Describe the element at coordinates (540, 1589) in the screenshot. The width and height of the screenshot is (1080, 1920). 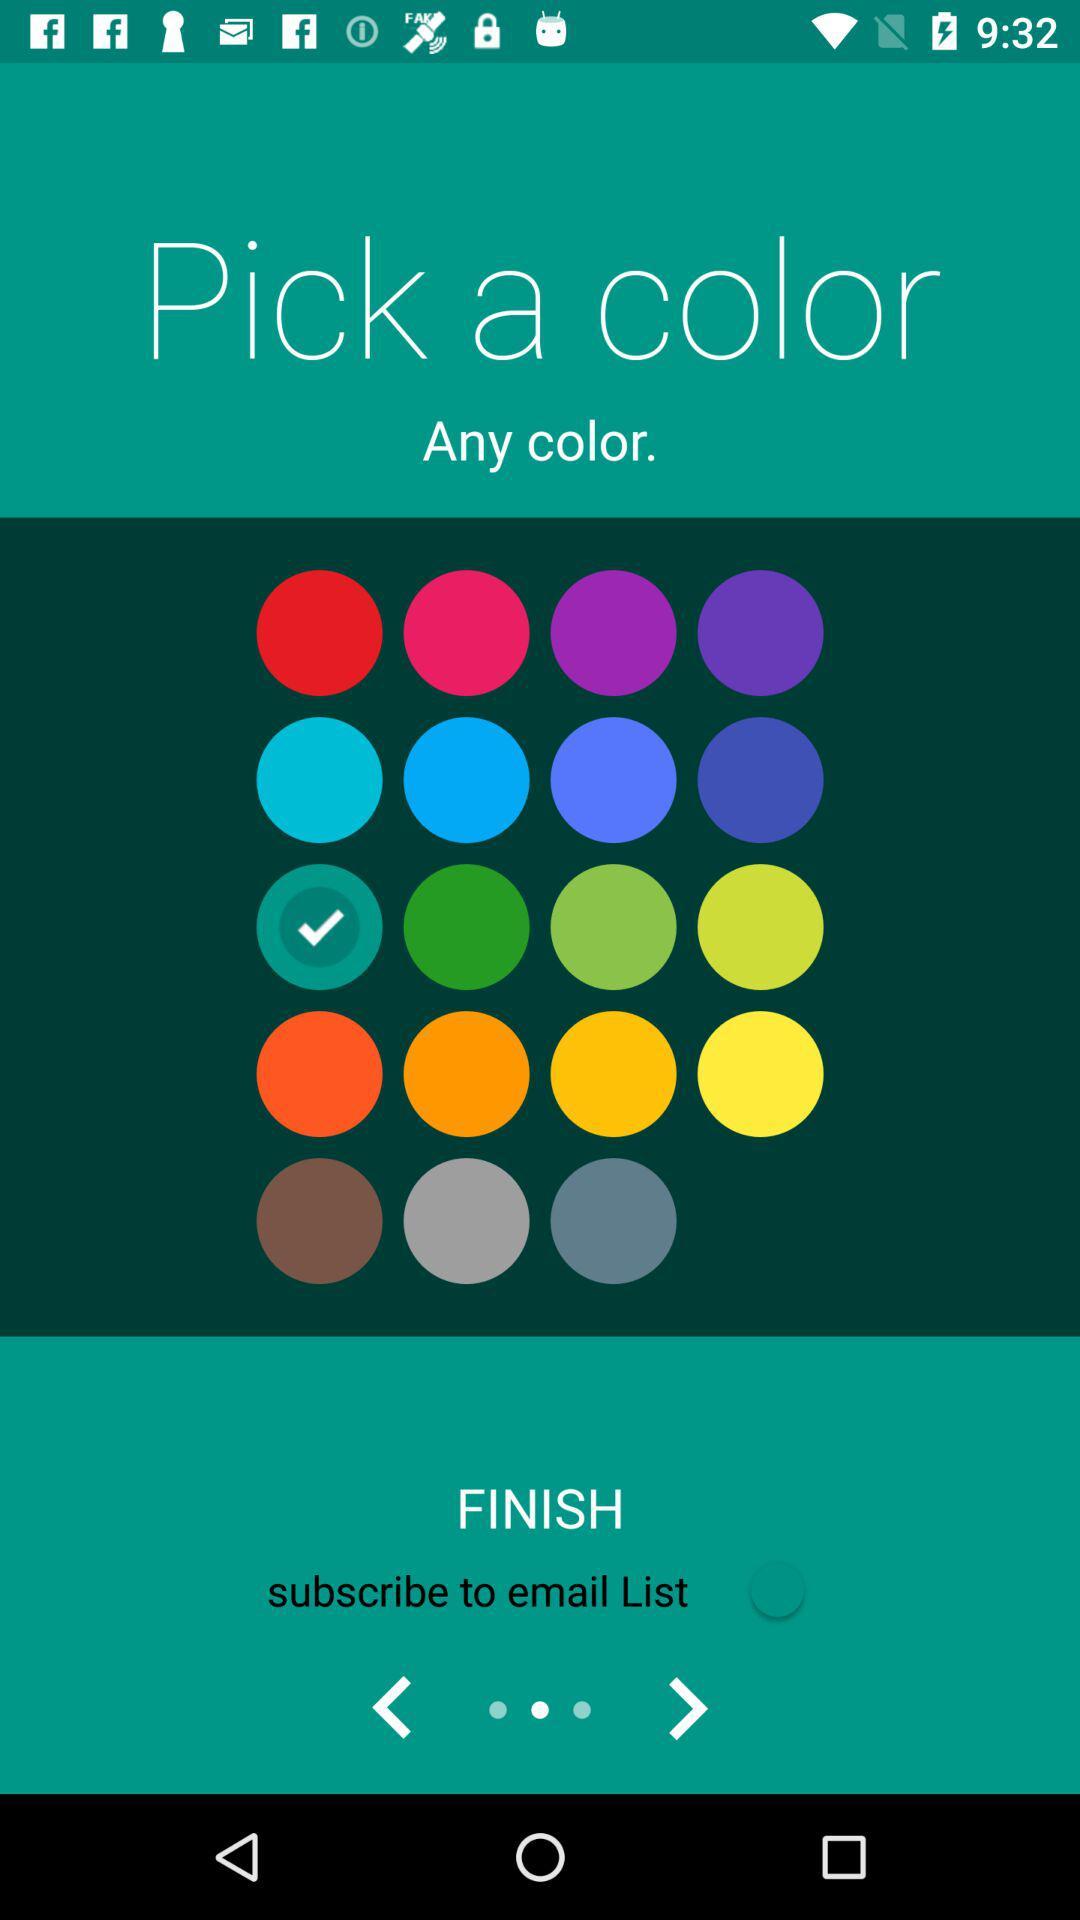
I see `the icon below the finish item` at that location.